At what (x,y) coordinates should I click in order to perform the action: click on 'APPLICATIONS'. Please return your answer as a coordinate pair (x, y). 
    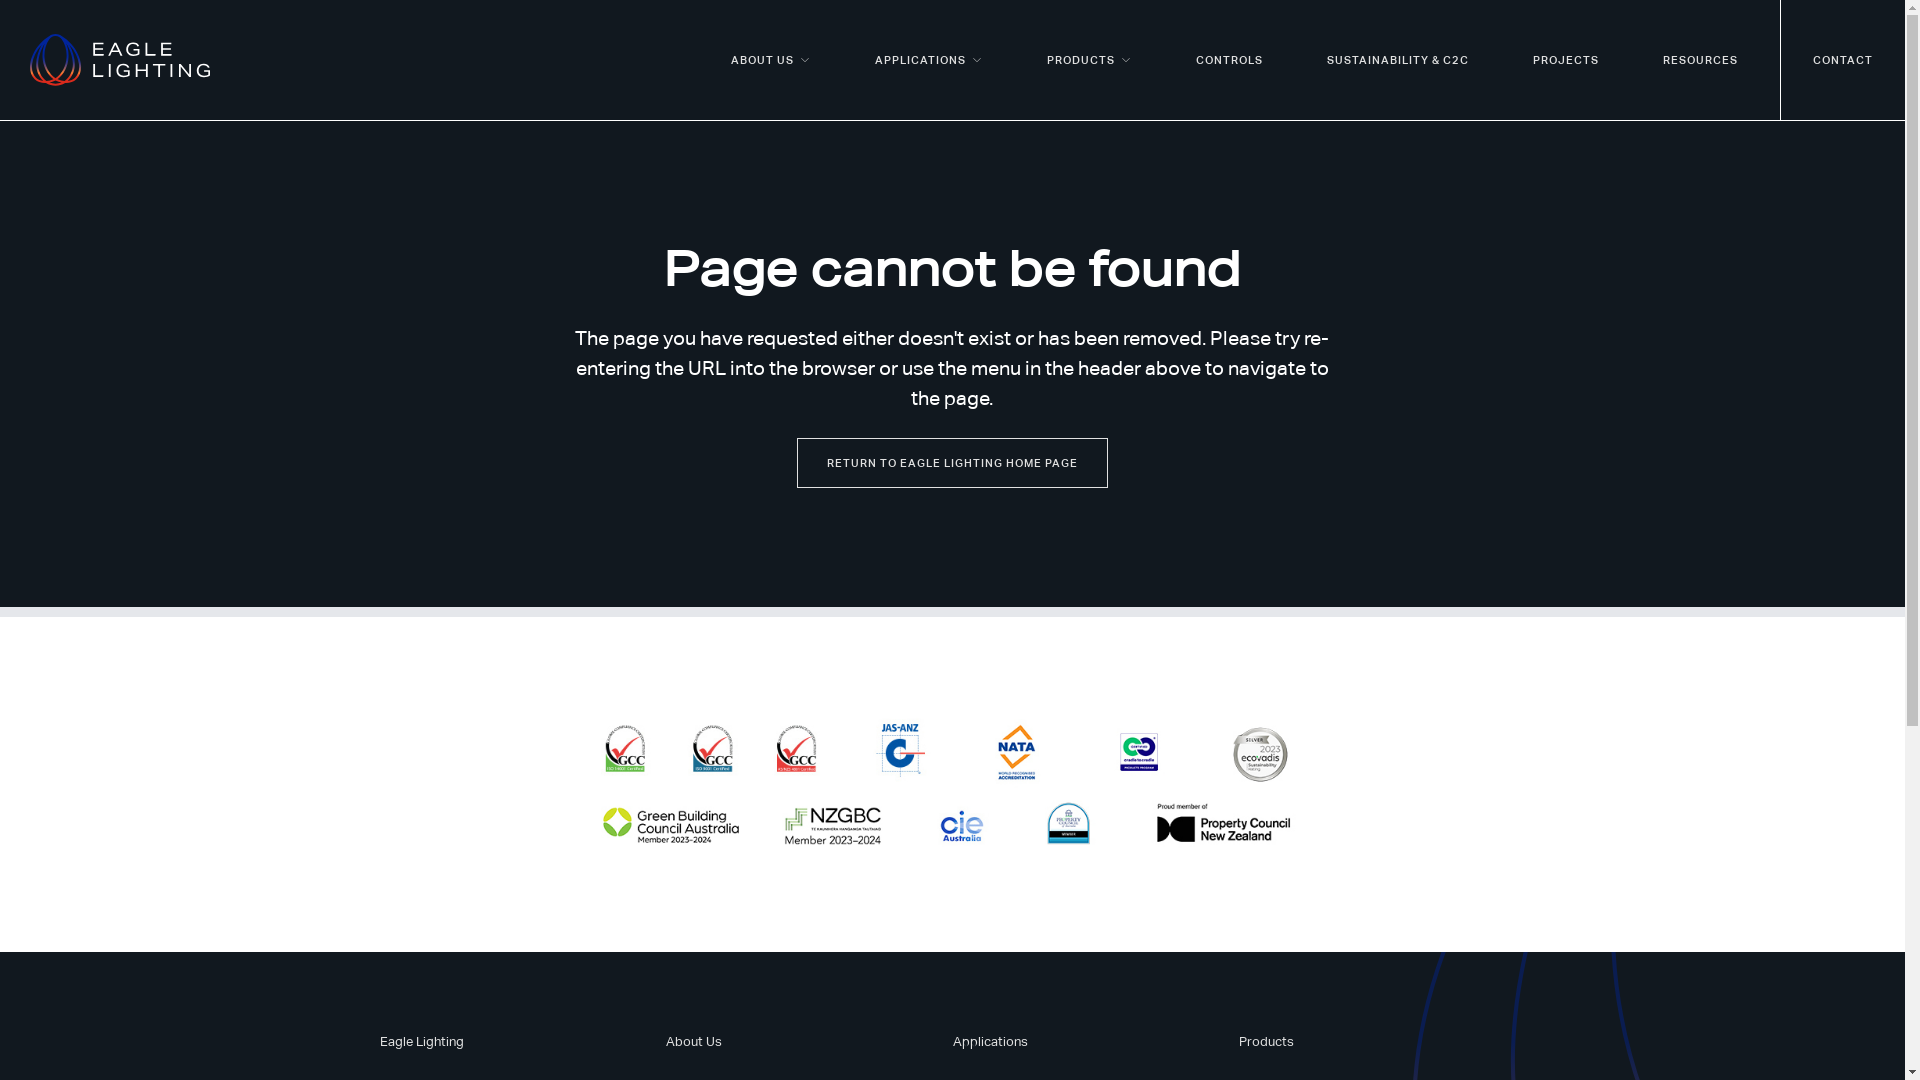
    Looking at the image, I should click on (843, 59).